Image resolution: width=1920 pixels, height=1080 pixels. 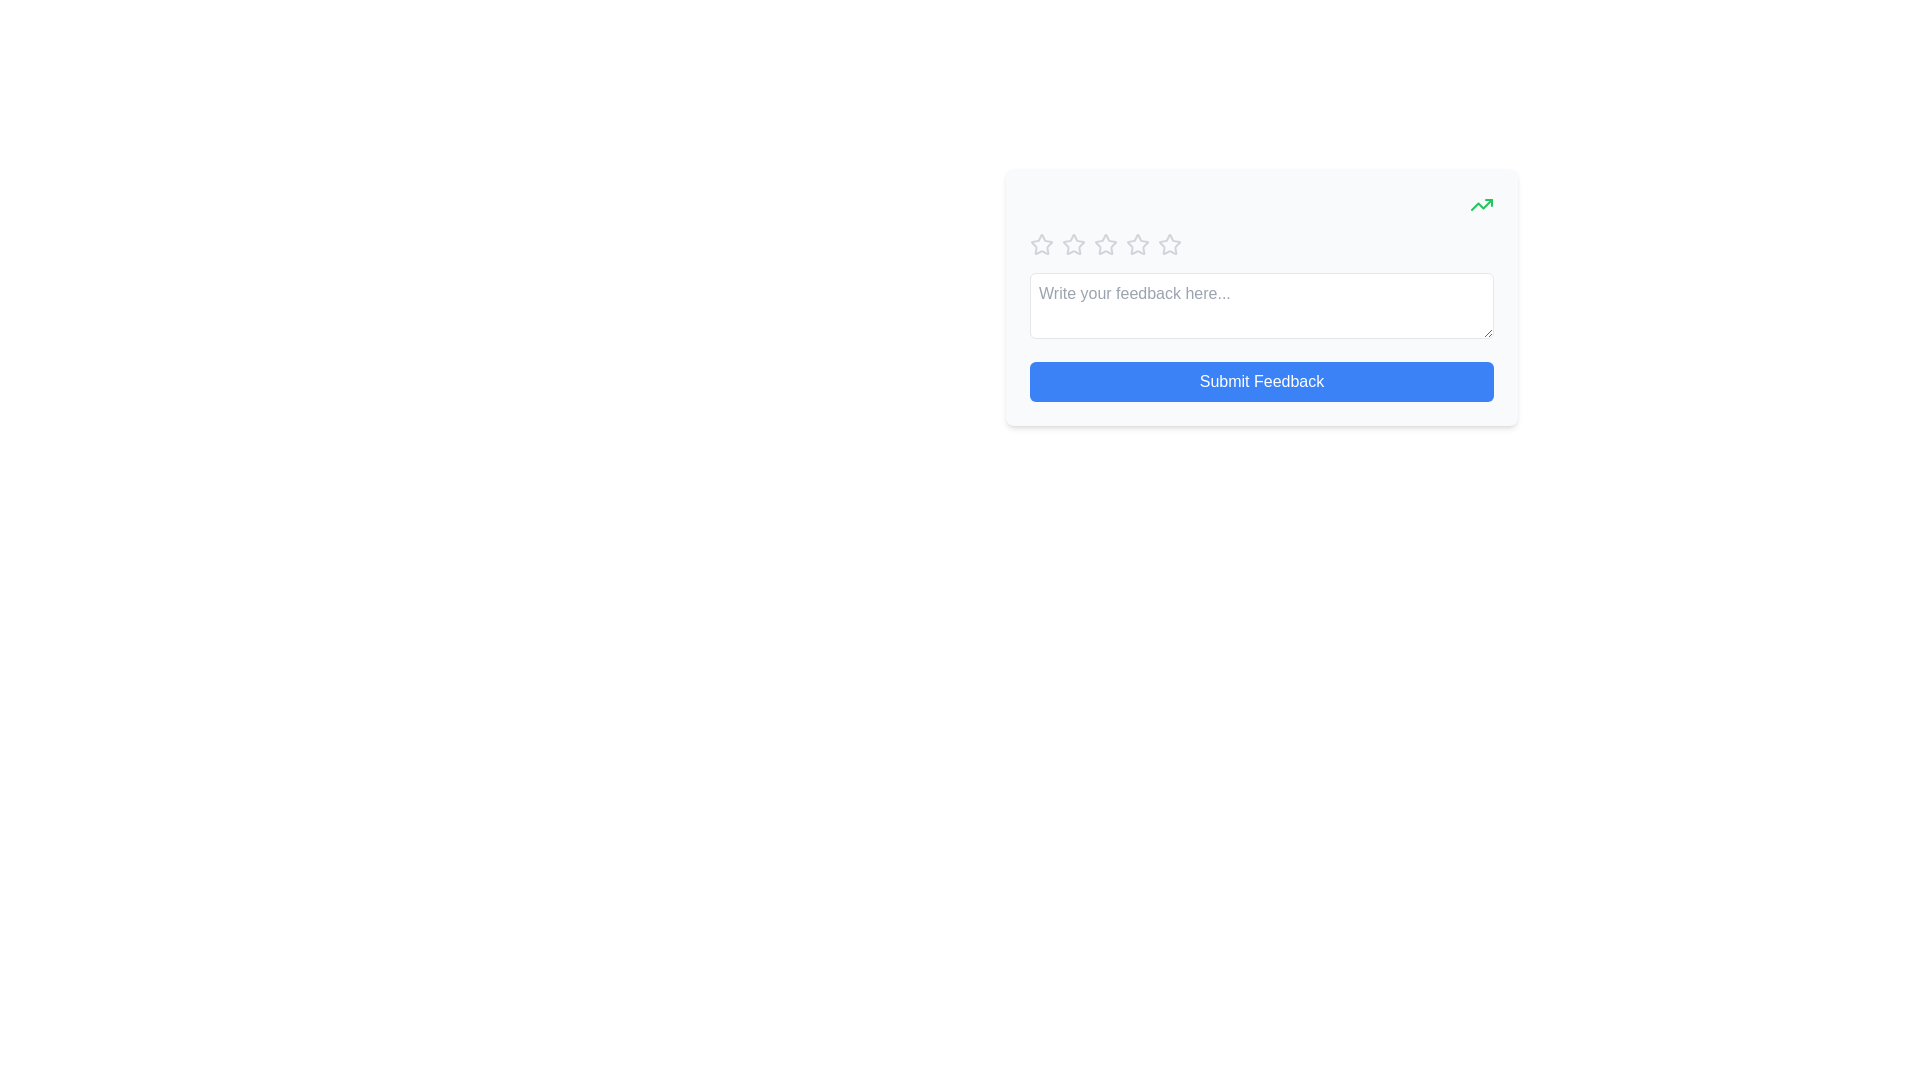 What do you see at coordinates (1482, 204) in the screenshot?
I see `the upward trending green arrow icon located in the top-right corner of the feedback form interface` at bounding box center [1482, 204].